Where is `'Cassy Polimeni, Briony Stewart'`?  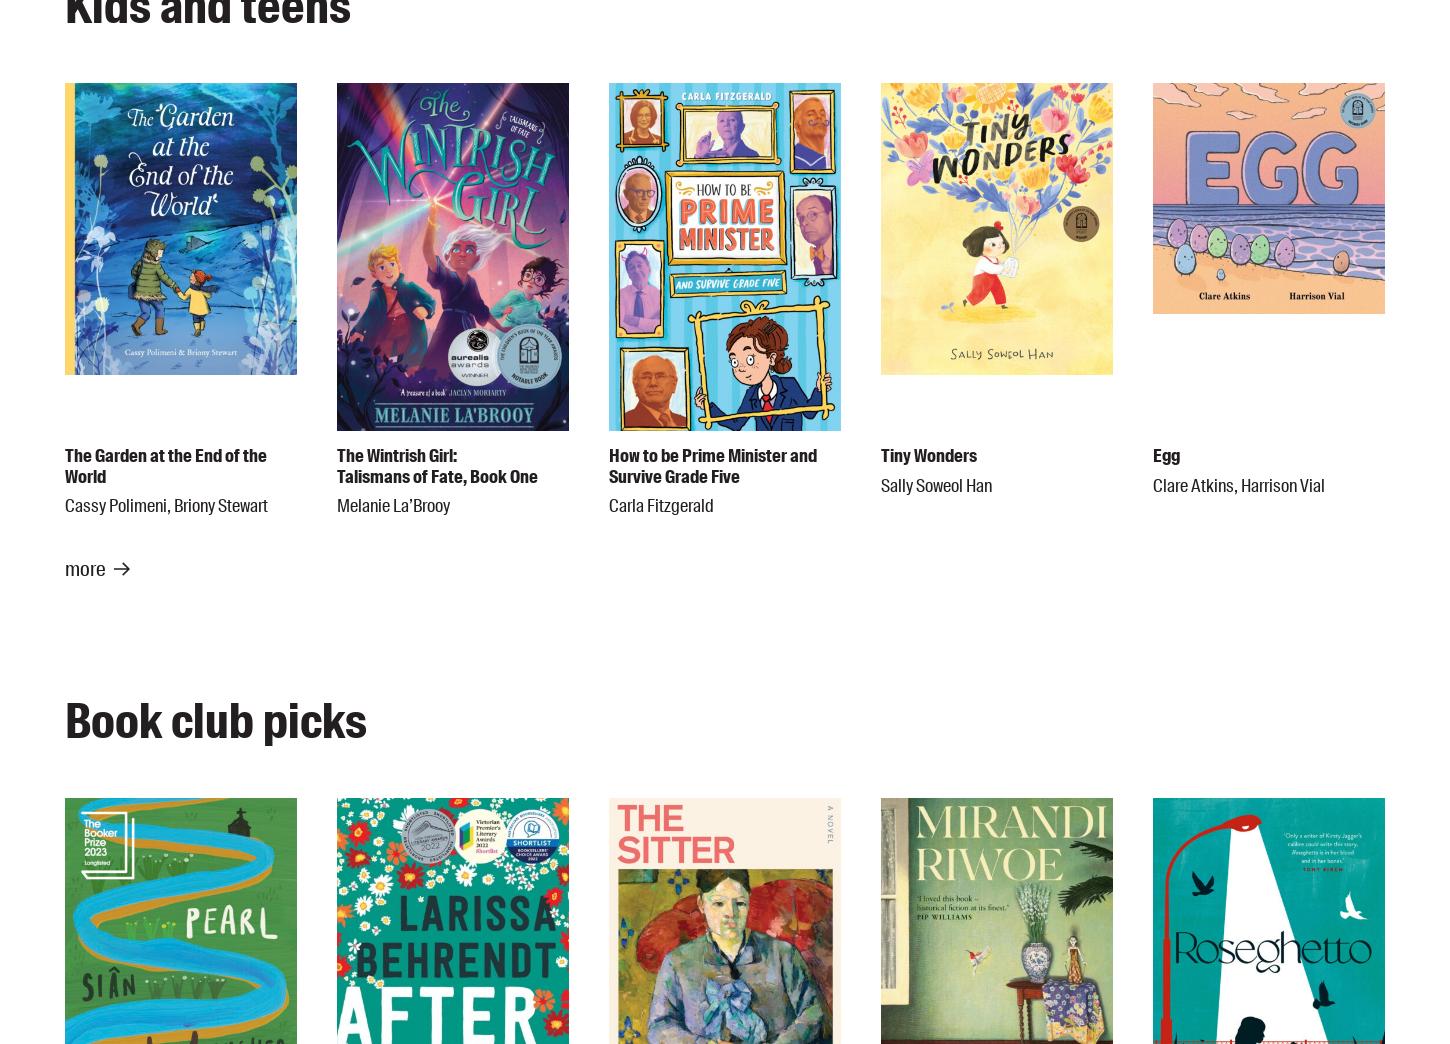 'Cassy Polimeni, Briony Stewart' is located at coordinates (165, 506).